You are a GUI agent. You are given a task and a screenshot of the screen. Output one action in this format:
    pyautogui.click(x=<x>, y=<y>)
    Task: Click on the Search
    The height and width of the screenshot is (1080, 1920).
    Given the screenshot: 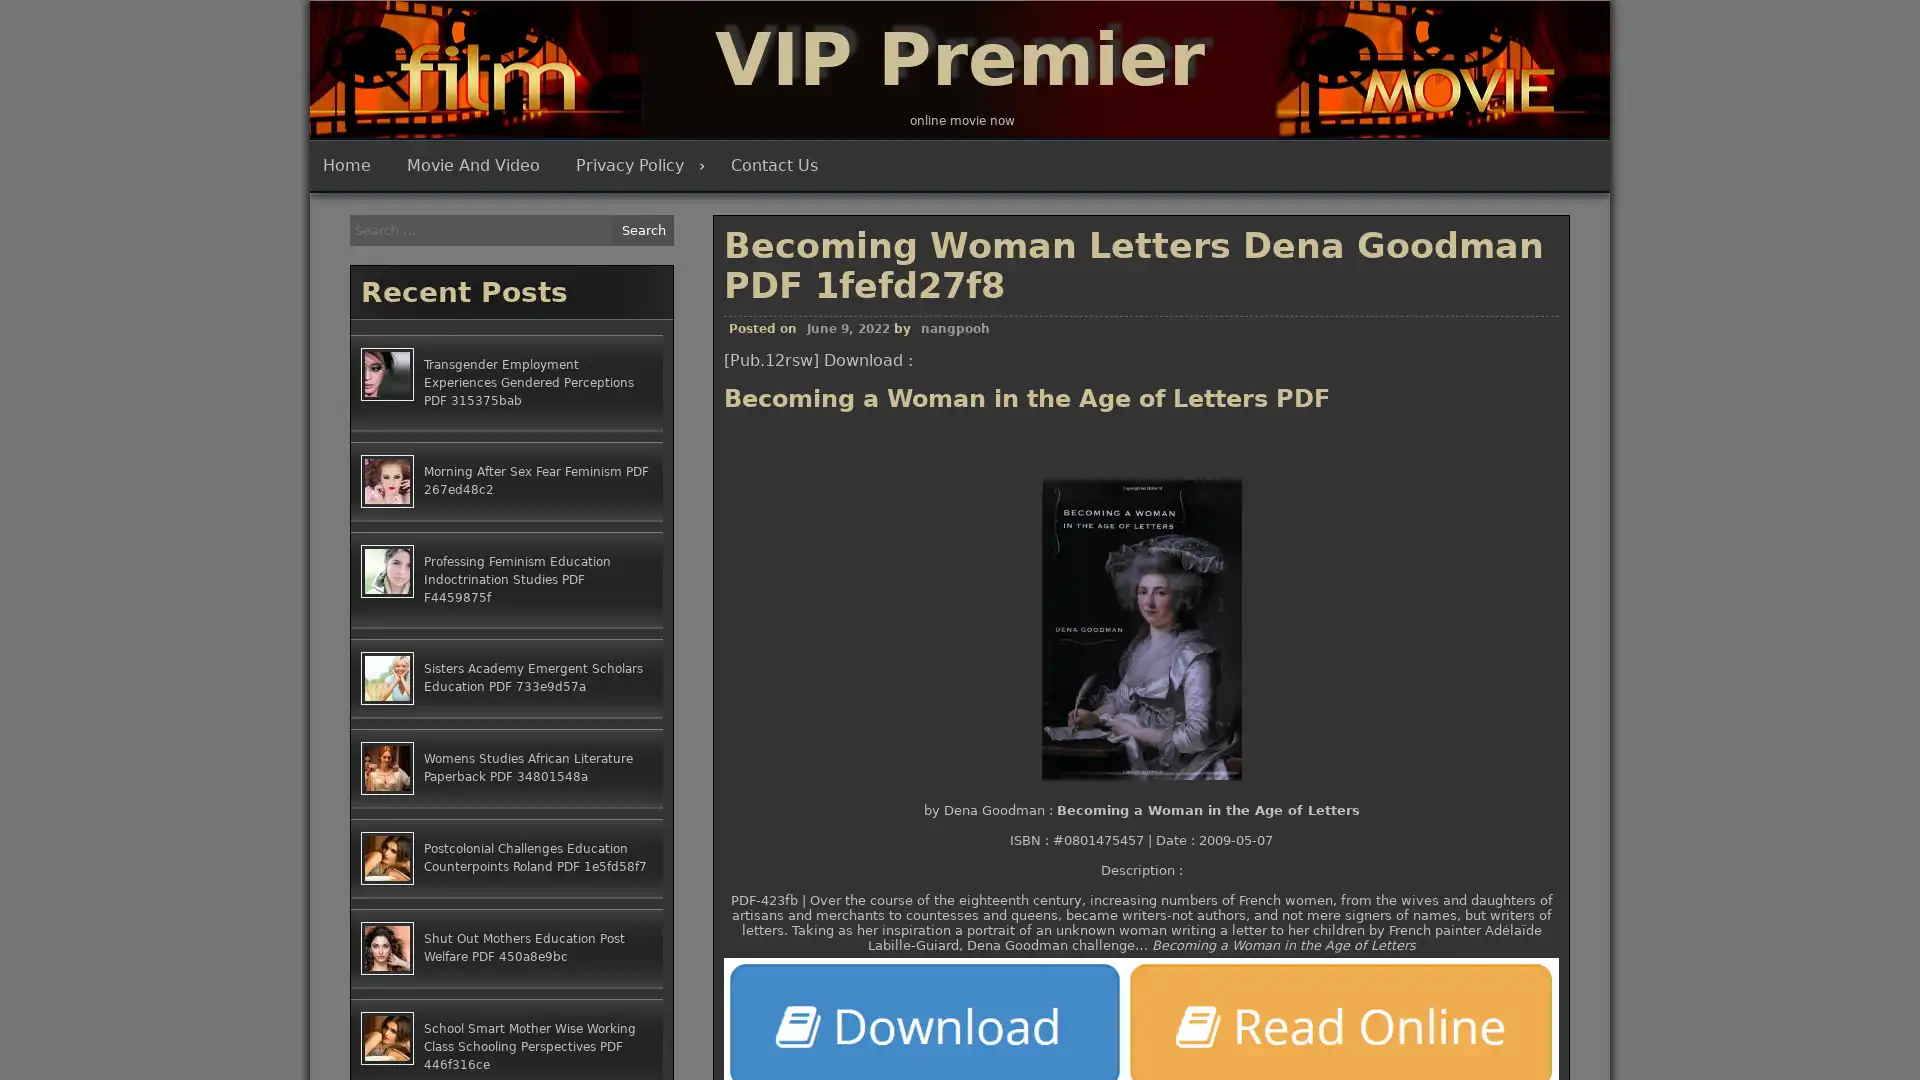 What is the action you would take?
    pyautogui.click(x=643, y=229)
    